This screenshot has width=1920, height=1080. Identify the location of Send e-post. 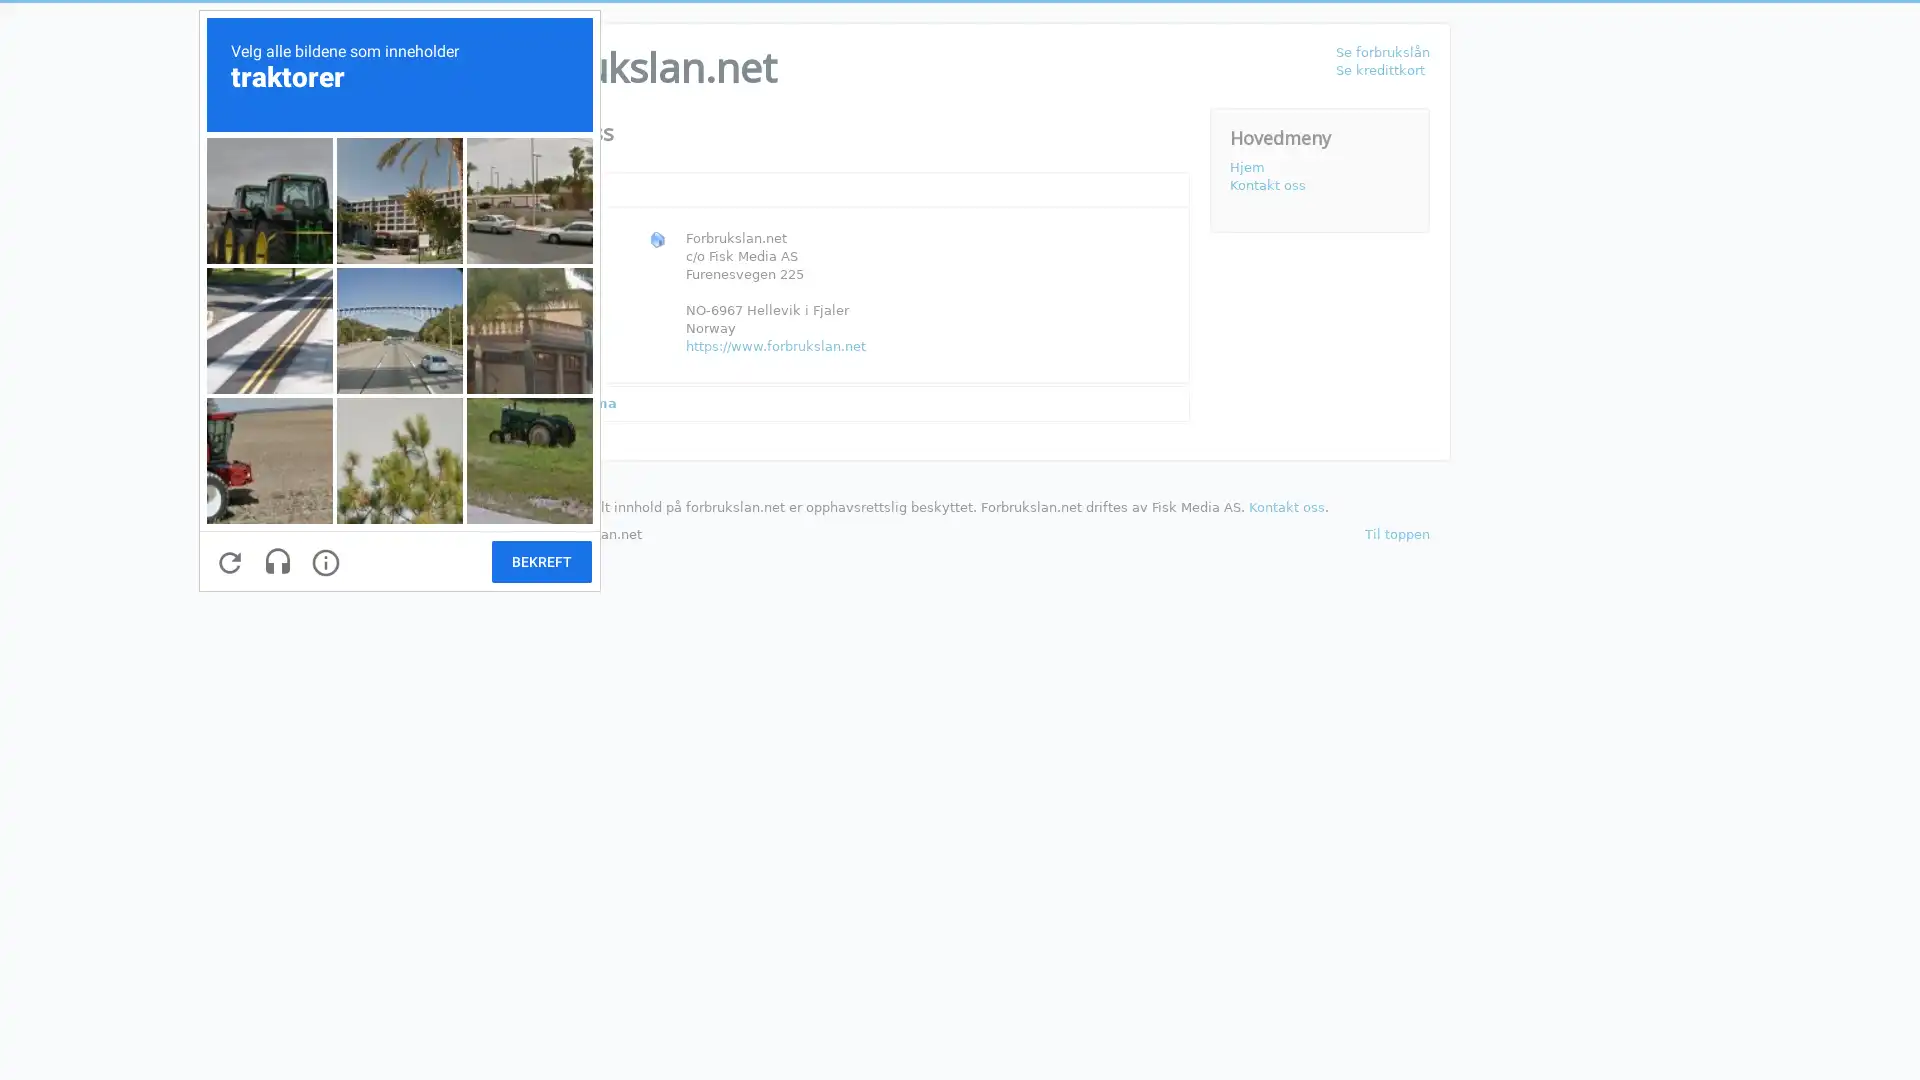
(756, 1007).